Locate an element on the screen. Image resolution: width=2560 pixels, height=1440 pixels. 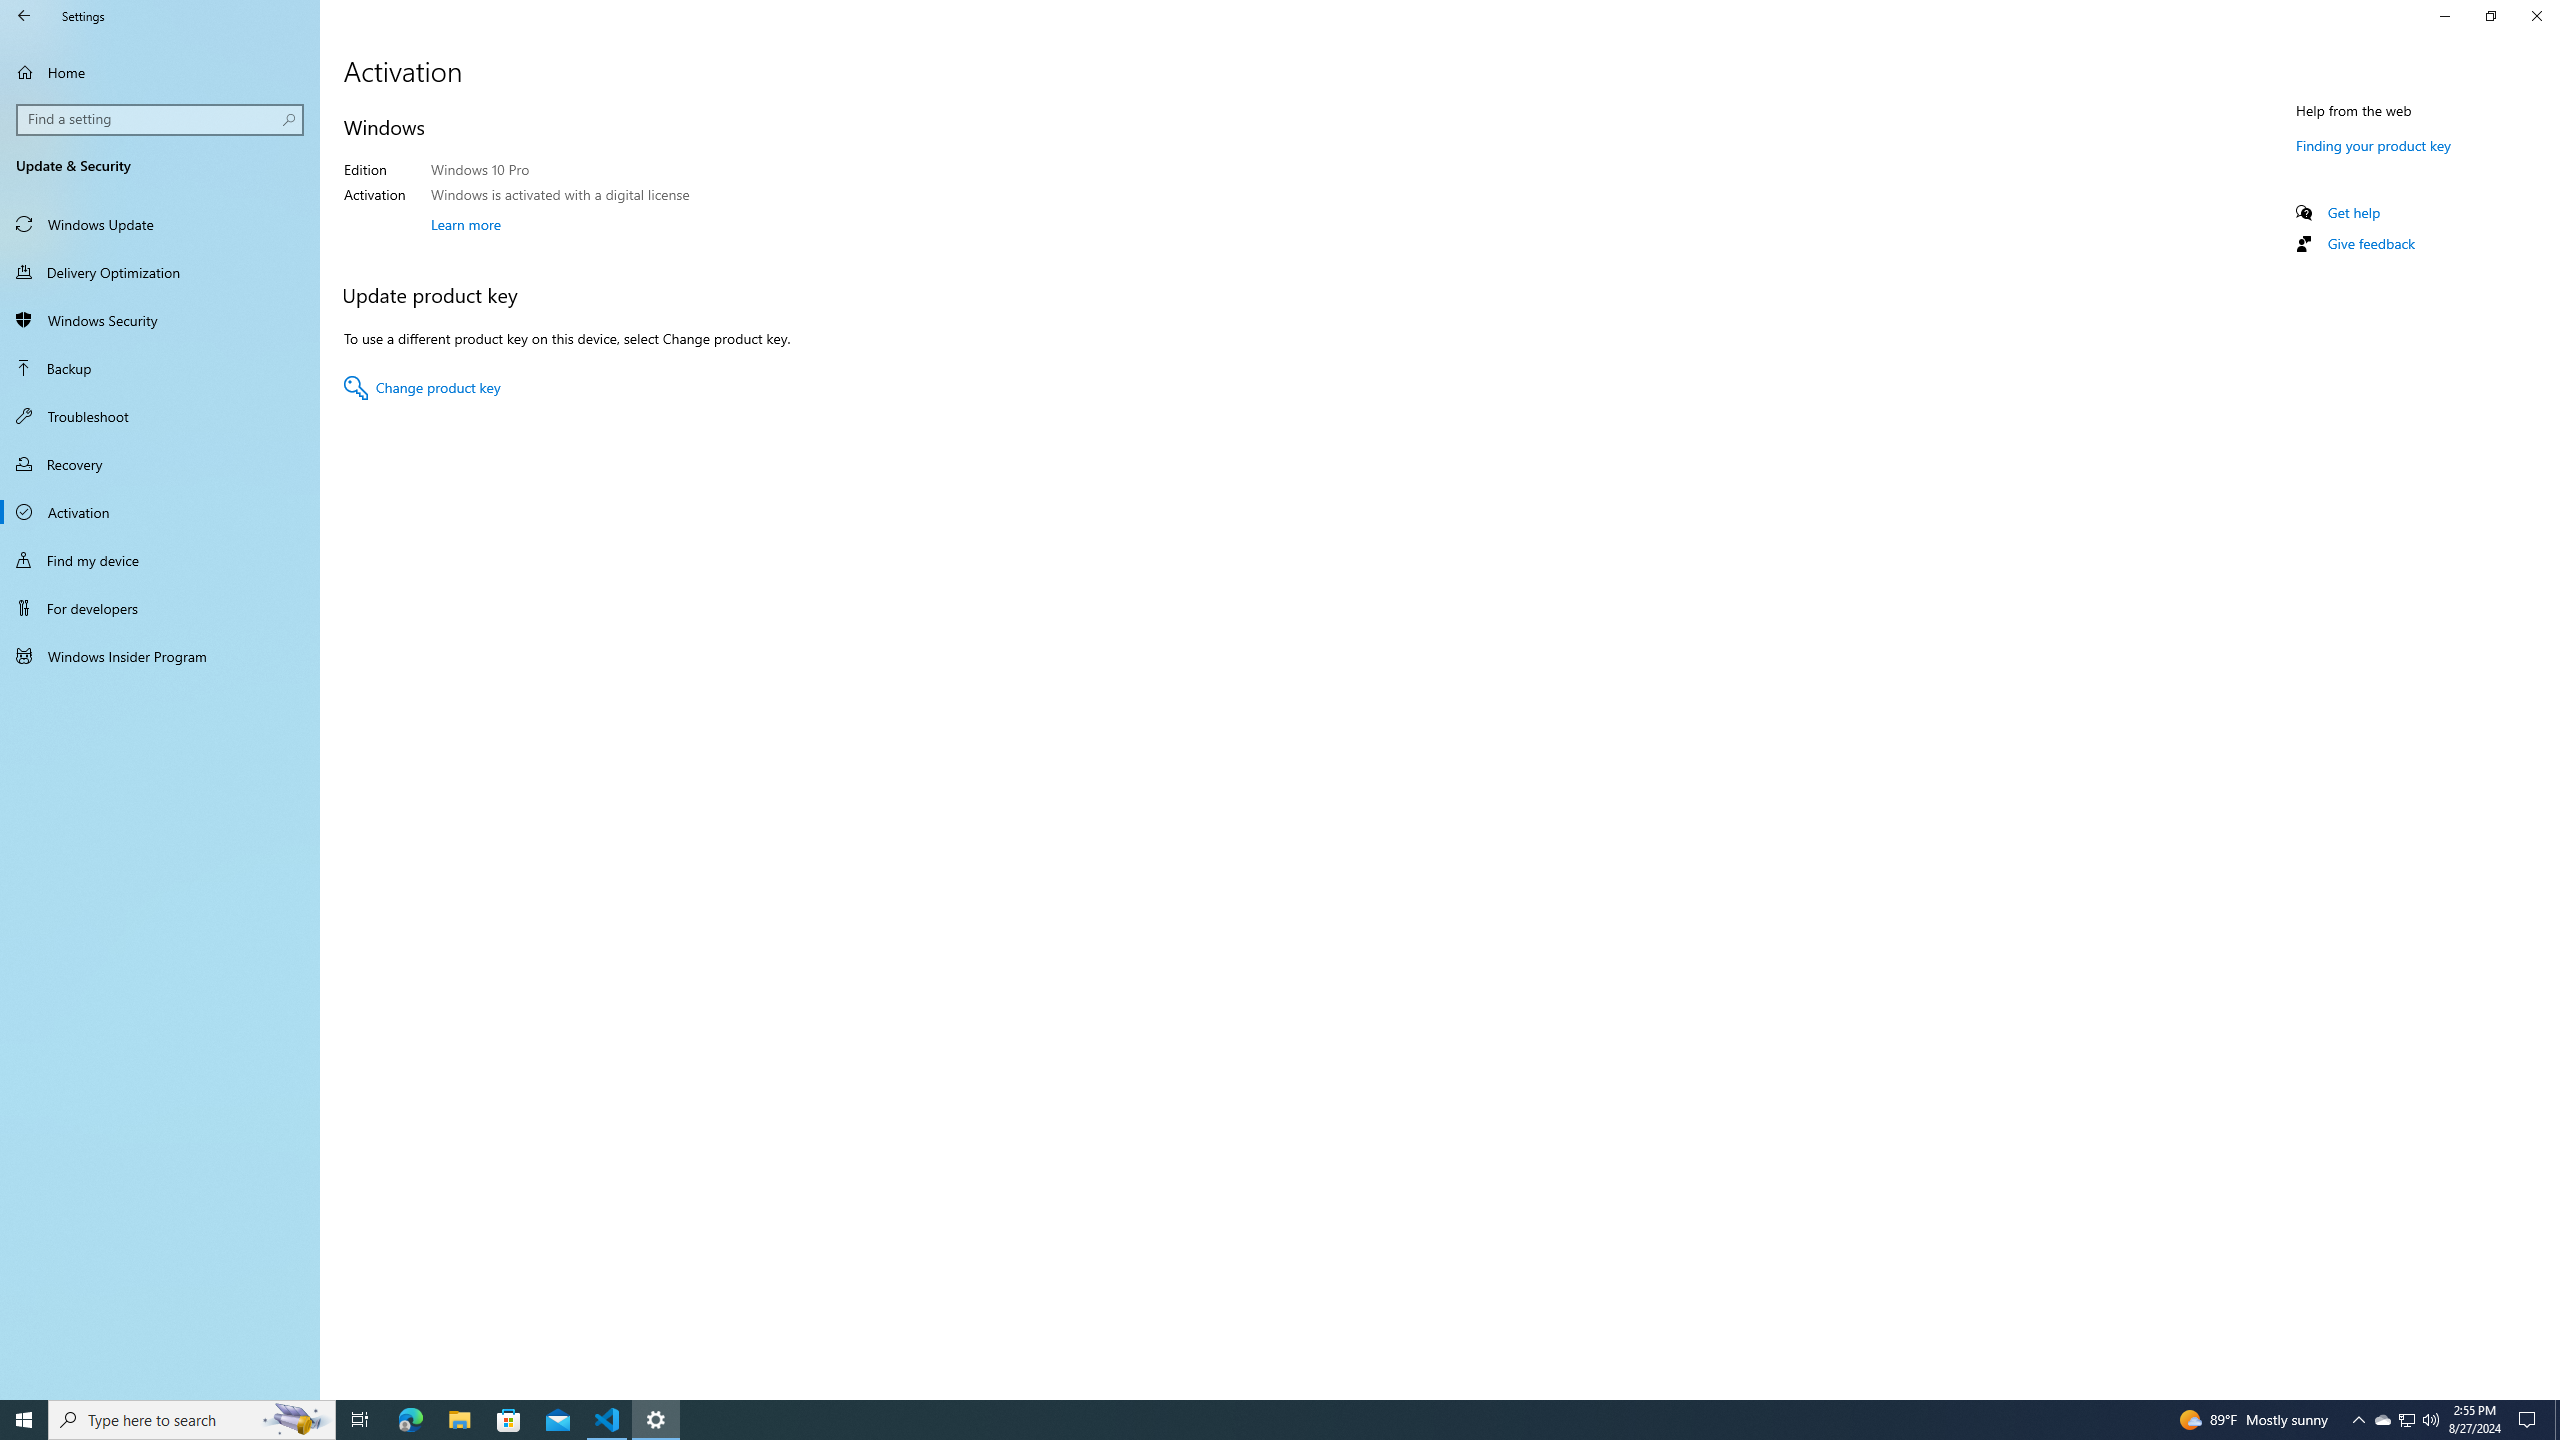
'Microsoft Store' is located at coordinates (509, 1418).